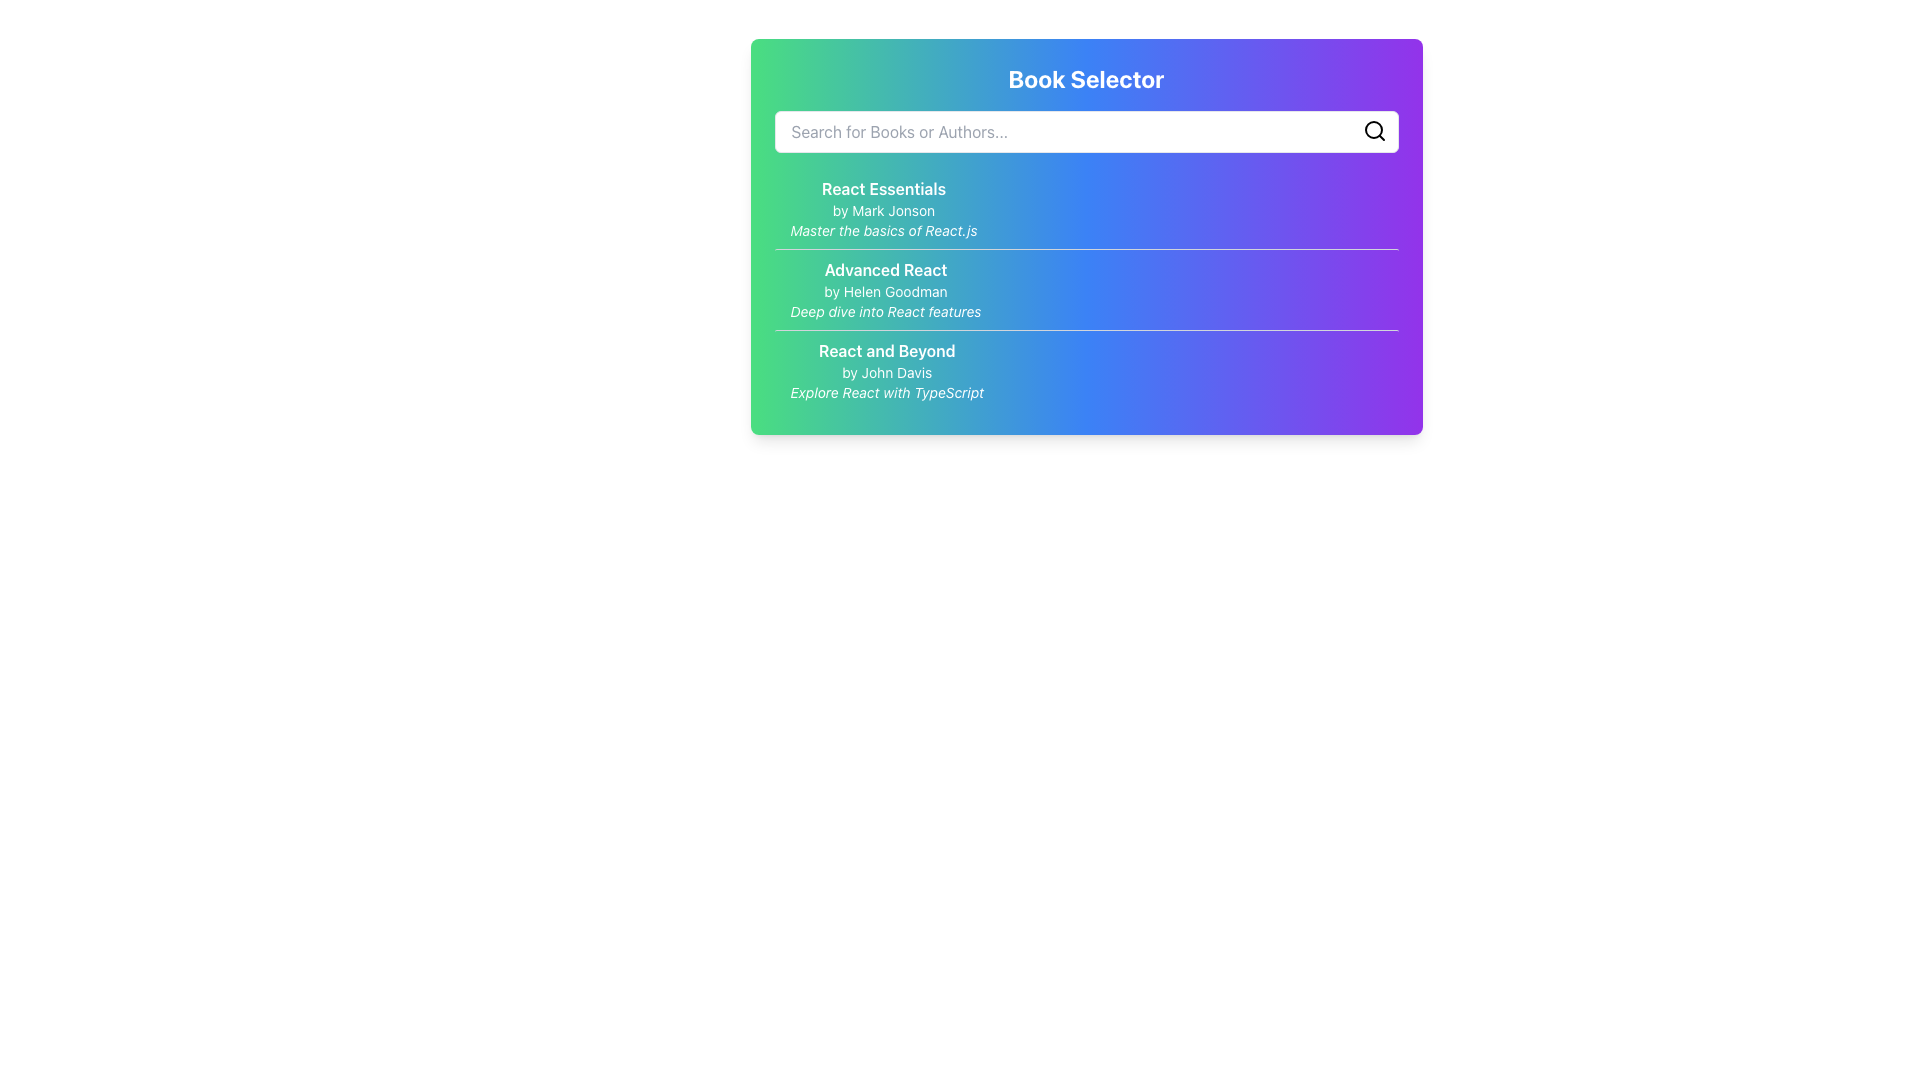 The height and width of the screenshot is (1080, 1920). Describe the element at coordinates (886, 370) in the screenshot. I see `the text block that contains 'React and Beyond', 'by John Davis', and 'Explore React with TypeScript'` at that location.